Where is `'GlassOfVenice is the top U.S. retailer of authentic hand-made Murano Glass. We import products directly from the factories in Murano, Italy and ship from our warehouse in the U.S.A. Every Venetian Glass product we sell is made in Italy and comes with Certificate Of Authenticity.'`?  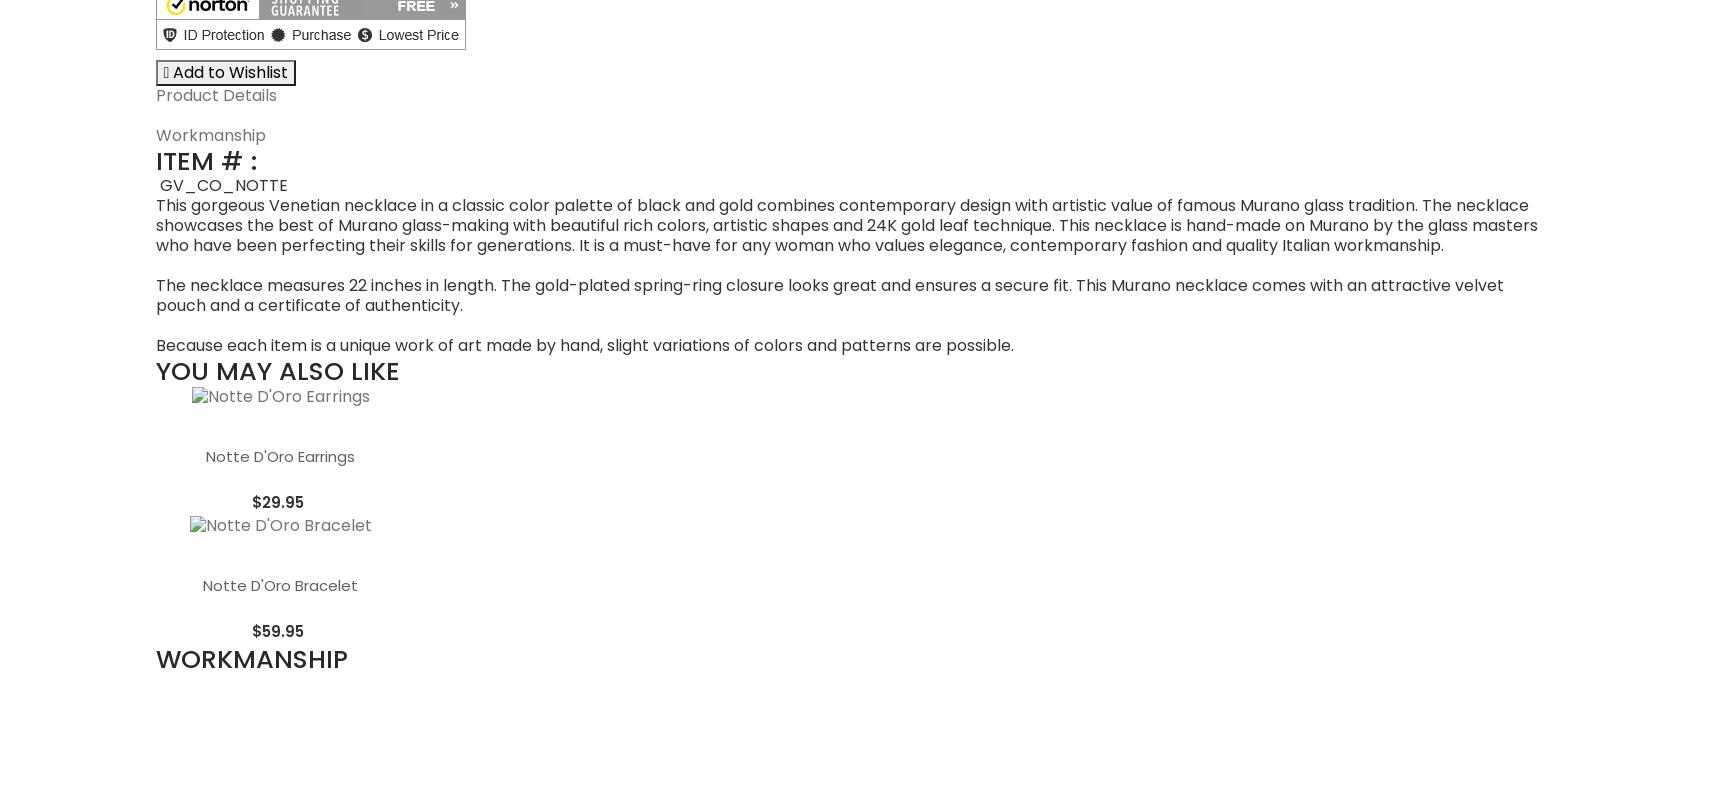 'GlassOfVenice is the top U.S. retailer of authentic hand-made Murano Glass. We import products directly from the factories in Murano, Italy and ship from our warehouse in the U.S.A. Every Venetian Glass product we sell is made in Italy and comes with Certificate Of Authenticity.' is located at coordinates (689, 710).